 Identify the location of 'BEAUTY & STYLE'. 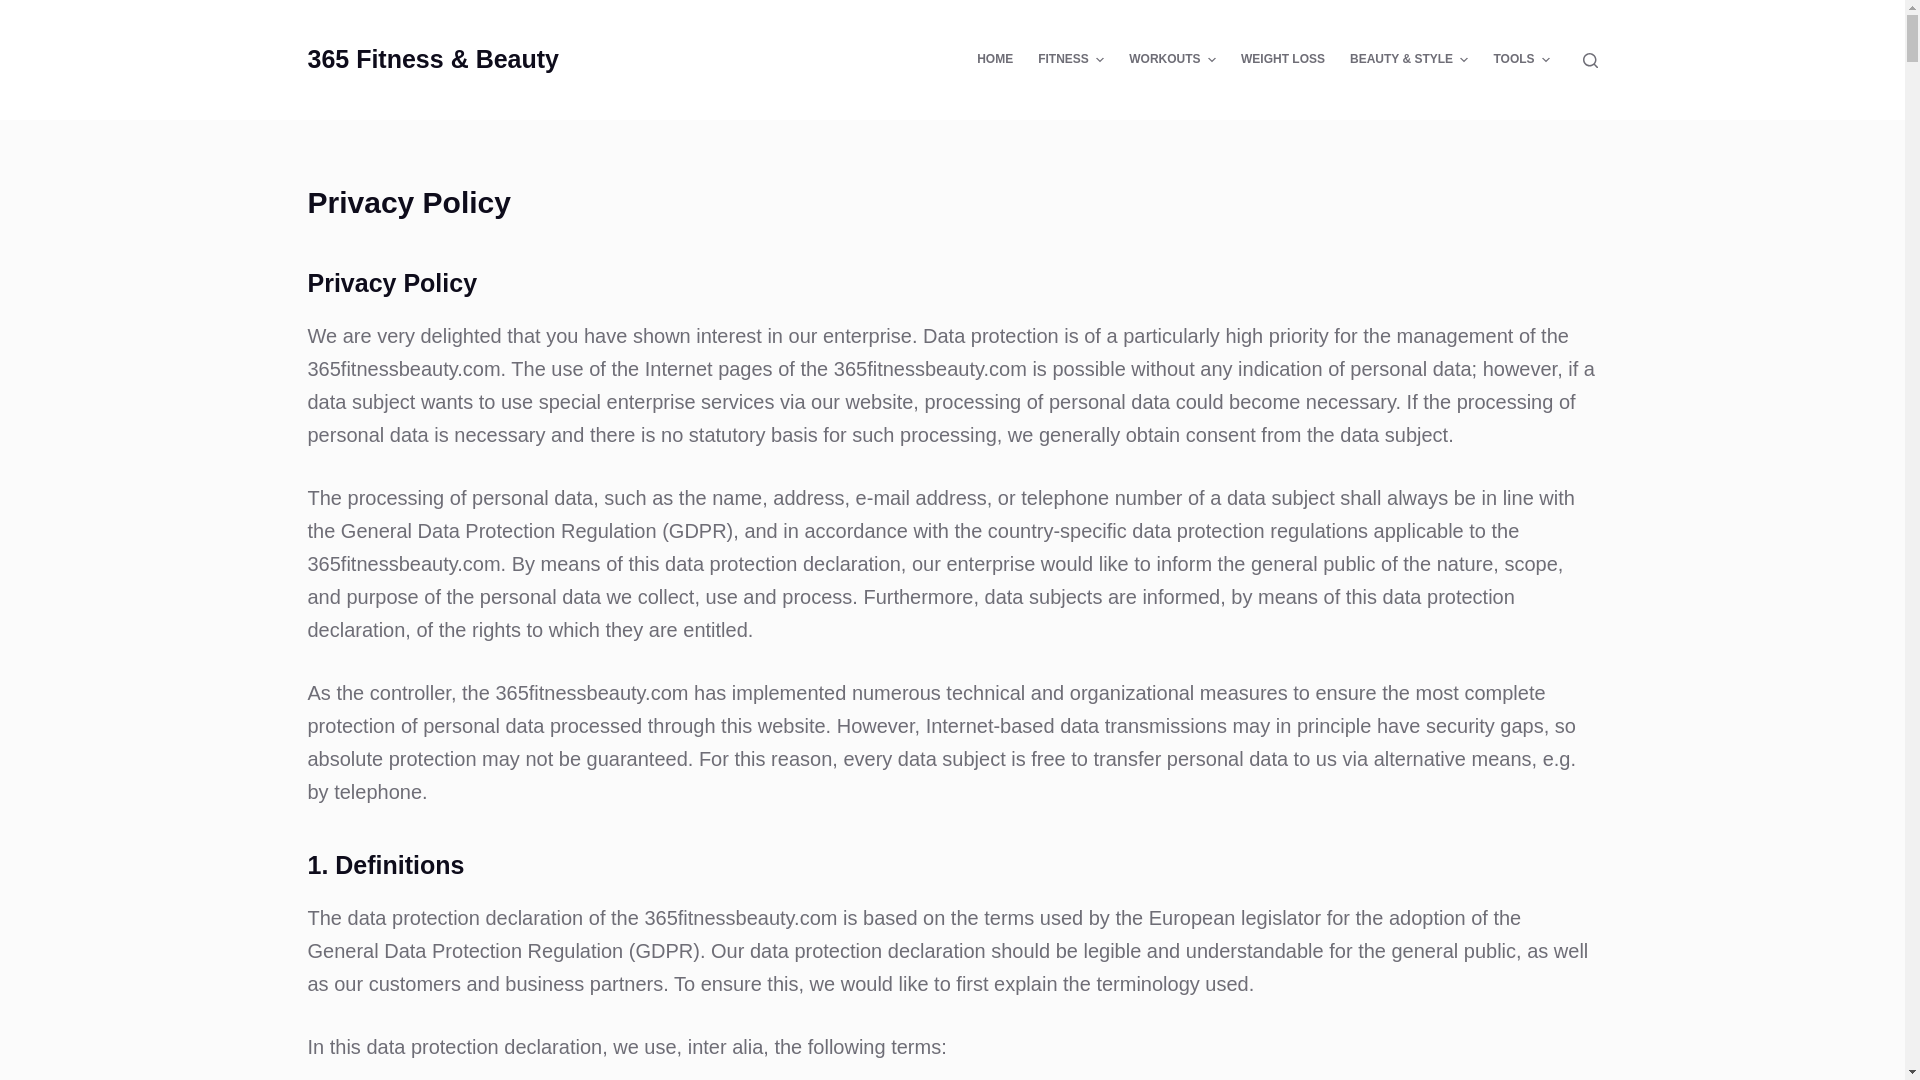
(1408, 59).